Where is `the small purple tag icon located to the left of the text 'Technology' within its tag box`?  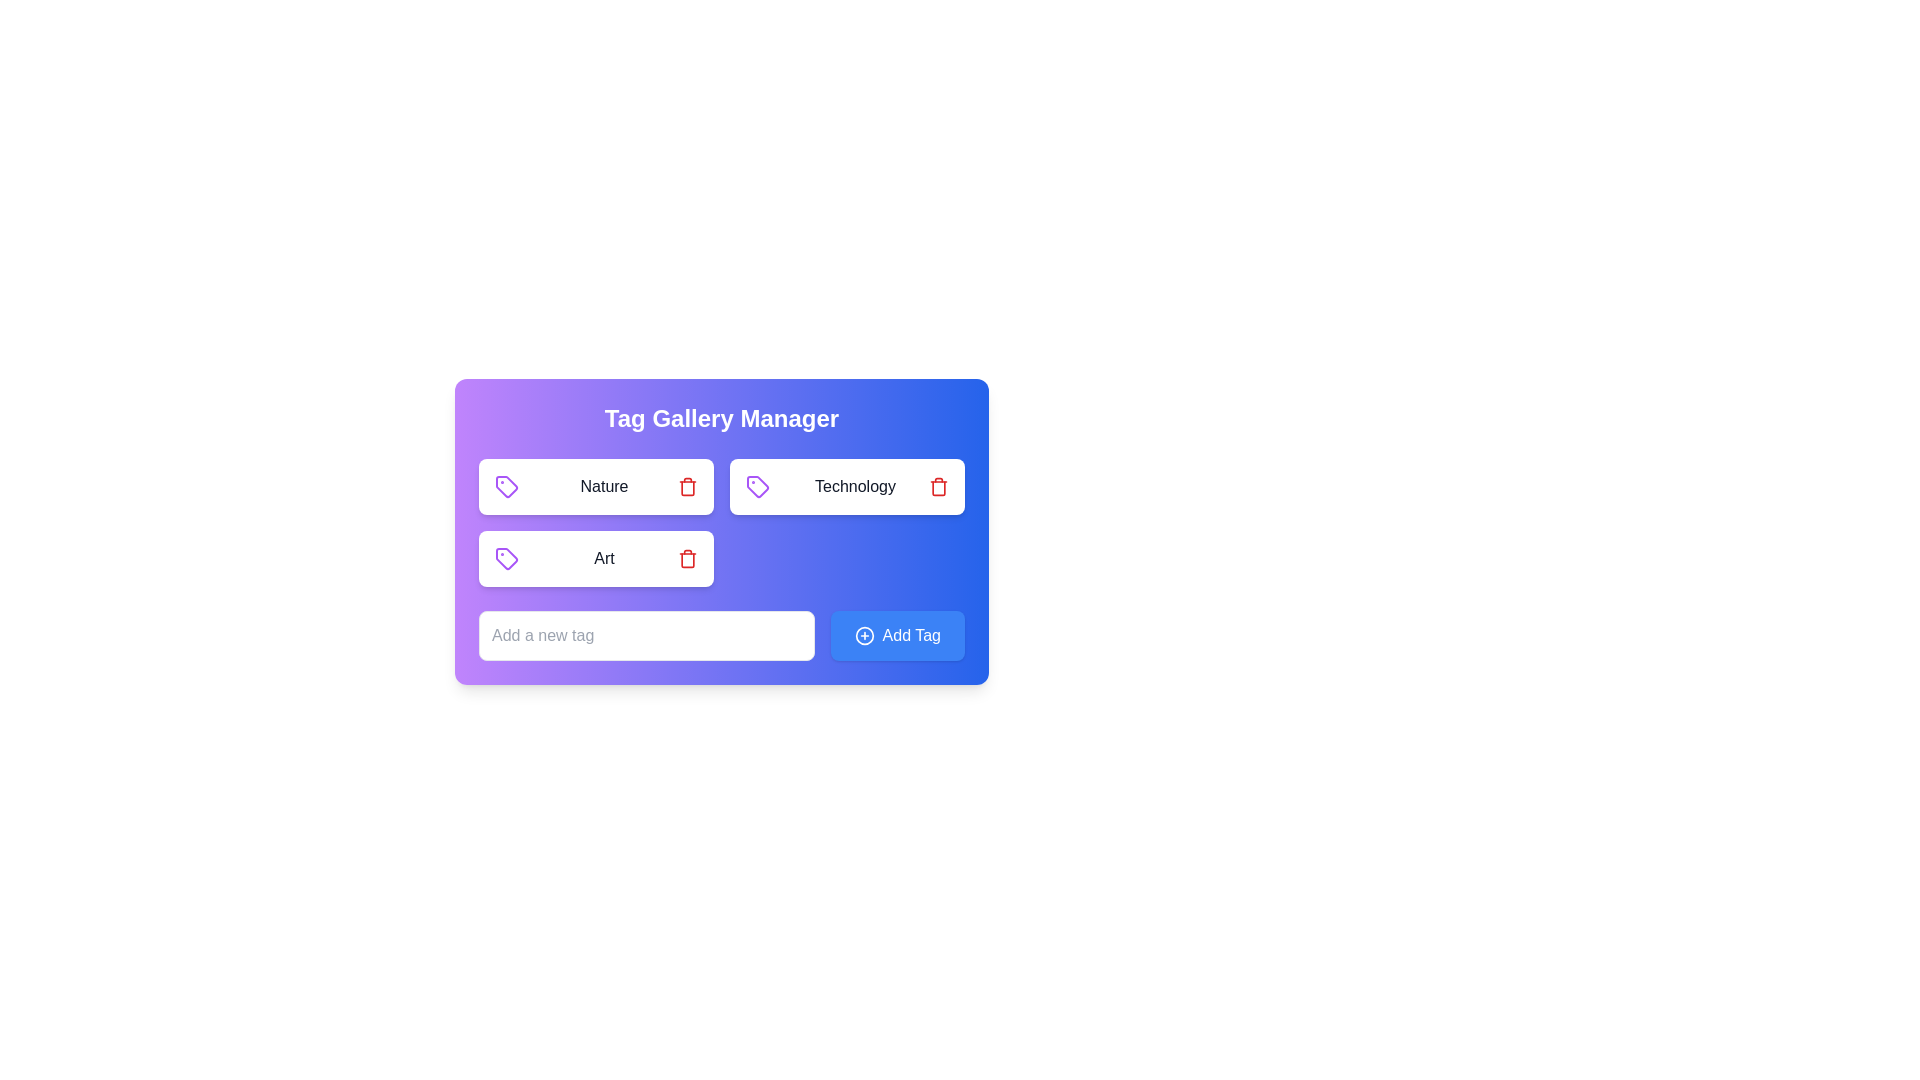 the small purple tag icon located to the left of the text 'Technology' within its tag box is located at coordinates (757, 486).